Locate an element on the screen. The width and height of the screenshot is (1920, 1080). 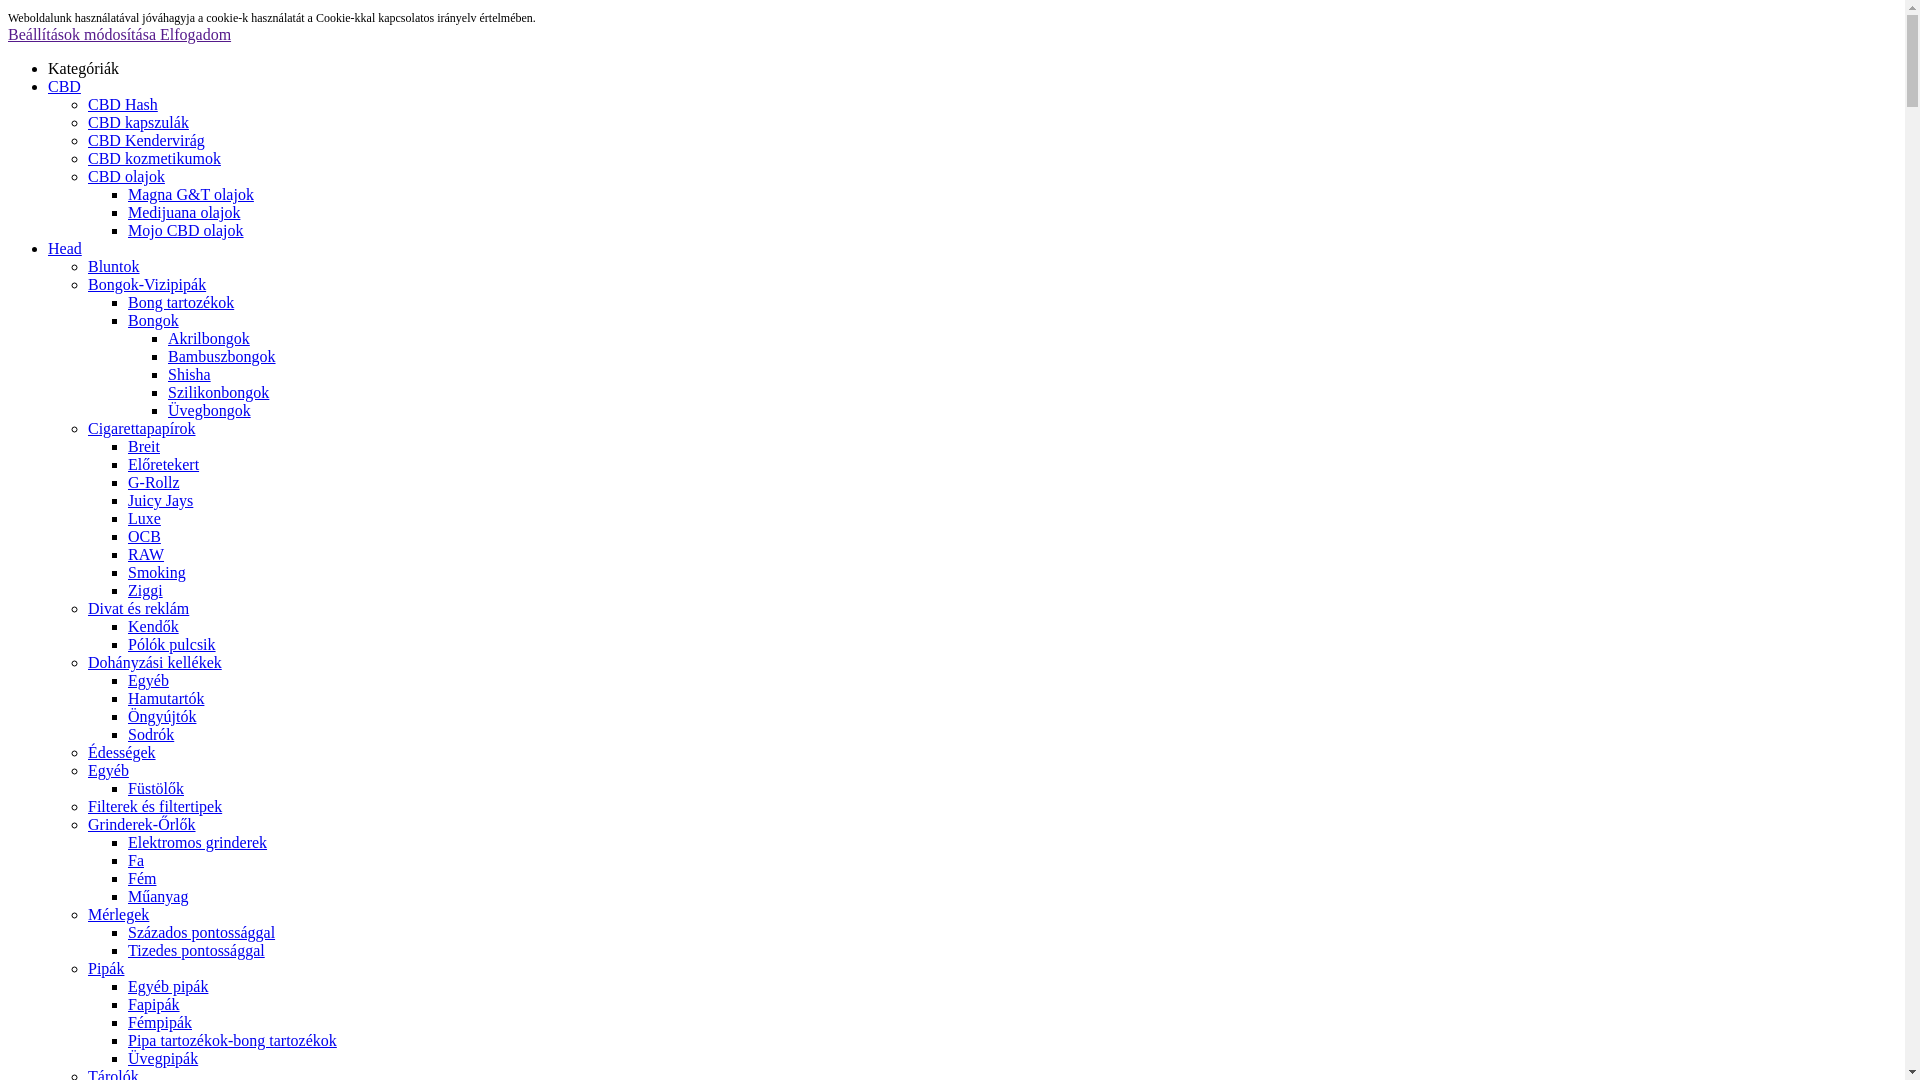
'CBD Hash' is located at coordinates (122, 104).